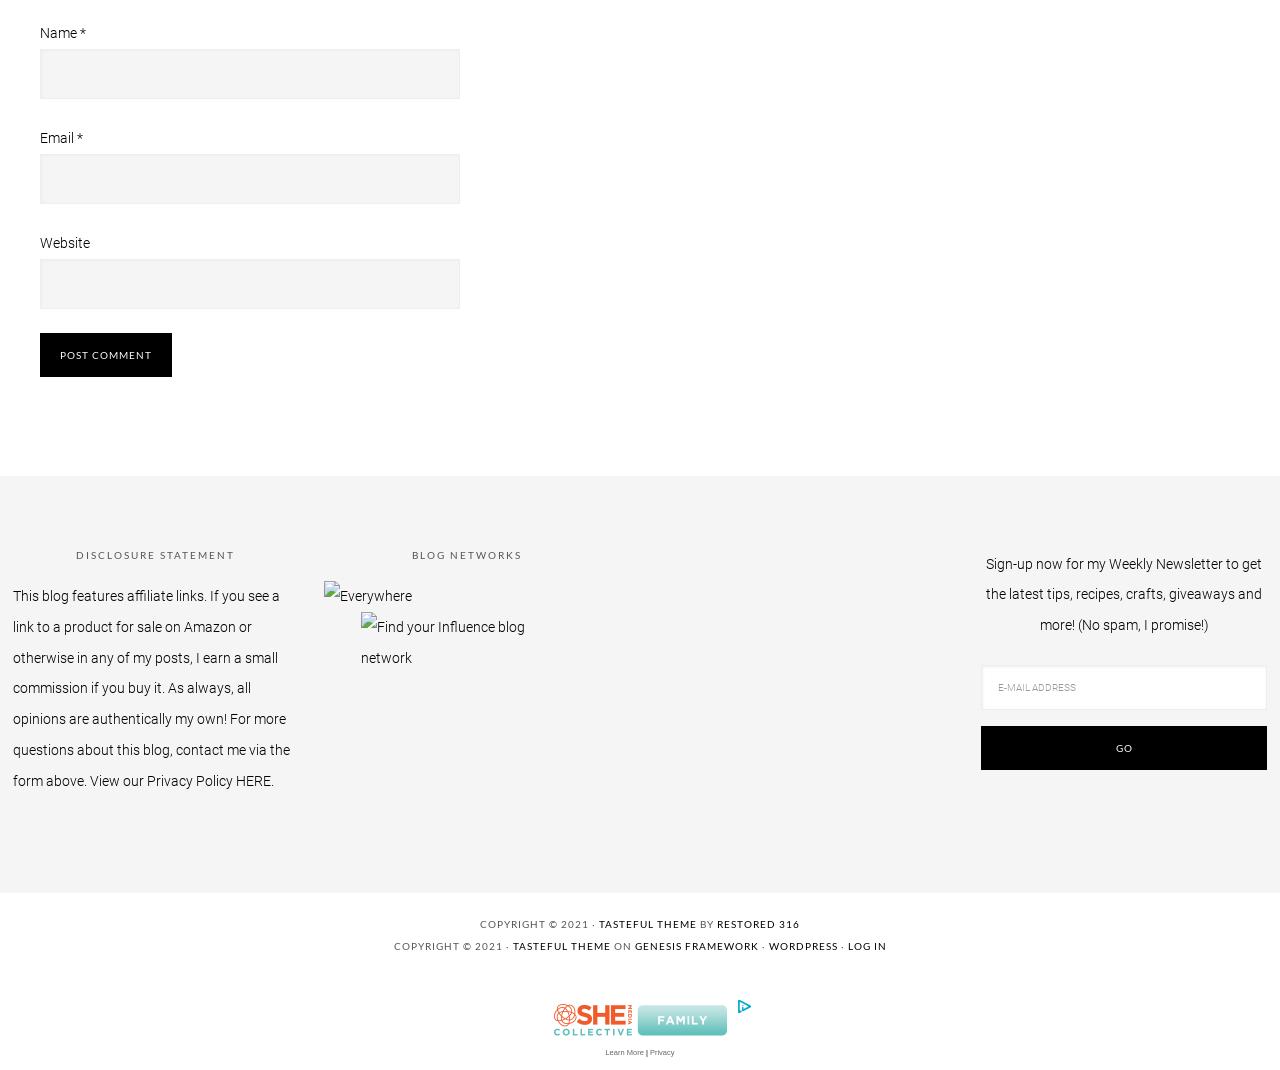 This screenshot has height=1070, width=1280. What do you see at coordinates (661, 1052) in the screenshot?
I see `'Privacy'` at bounding box center [661, 1052].